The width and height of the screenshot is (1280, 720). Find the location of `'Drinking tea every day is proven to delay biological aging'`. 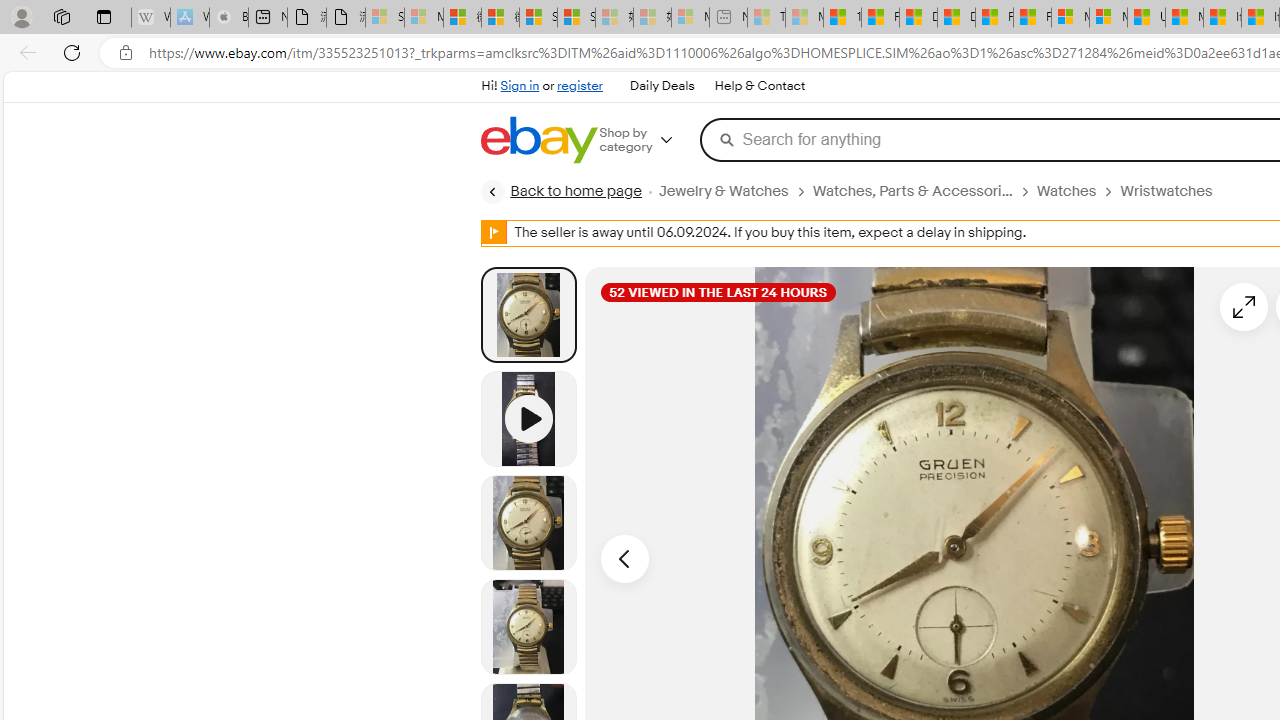

'Drinking tea every day is proven to delay biological aging' is located at coordinates (955, 17).